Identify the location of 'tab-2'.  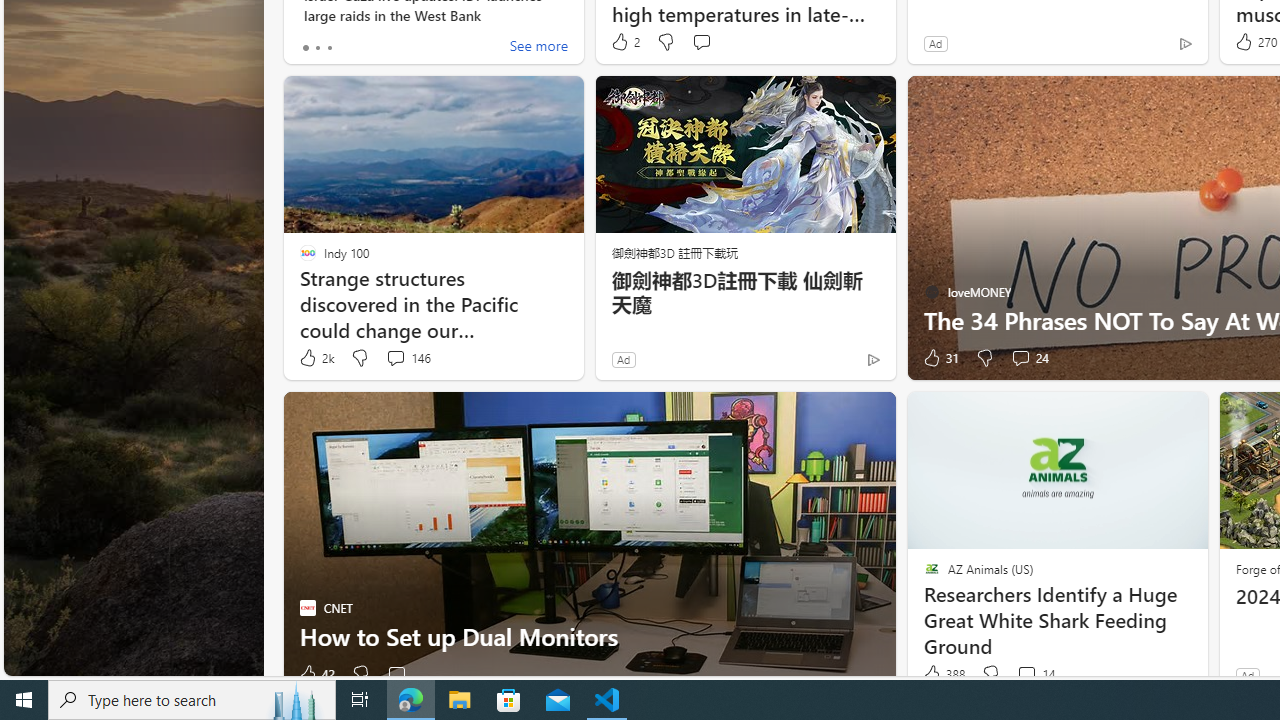
(328, 46).